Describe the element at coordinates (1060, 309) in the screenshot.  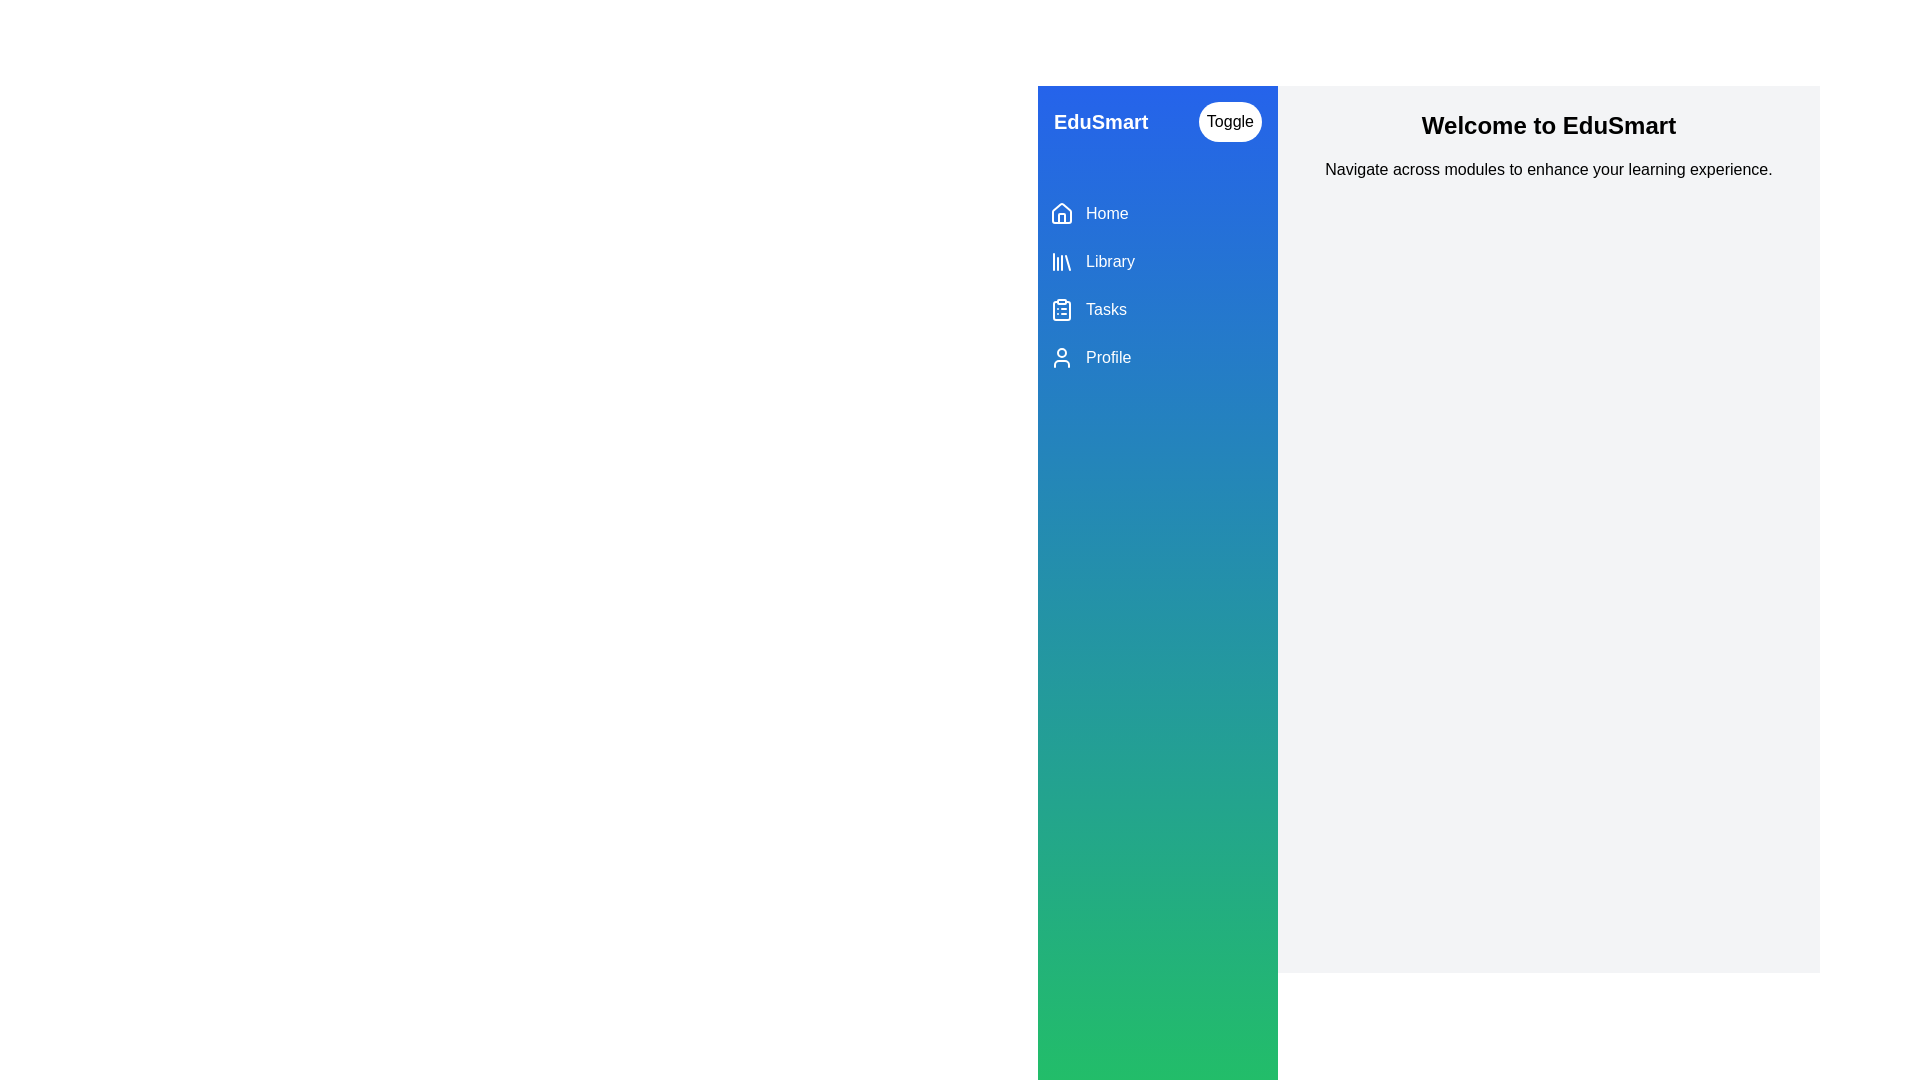
I see `the Tasks icon in the menu` at that location.